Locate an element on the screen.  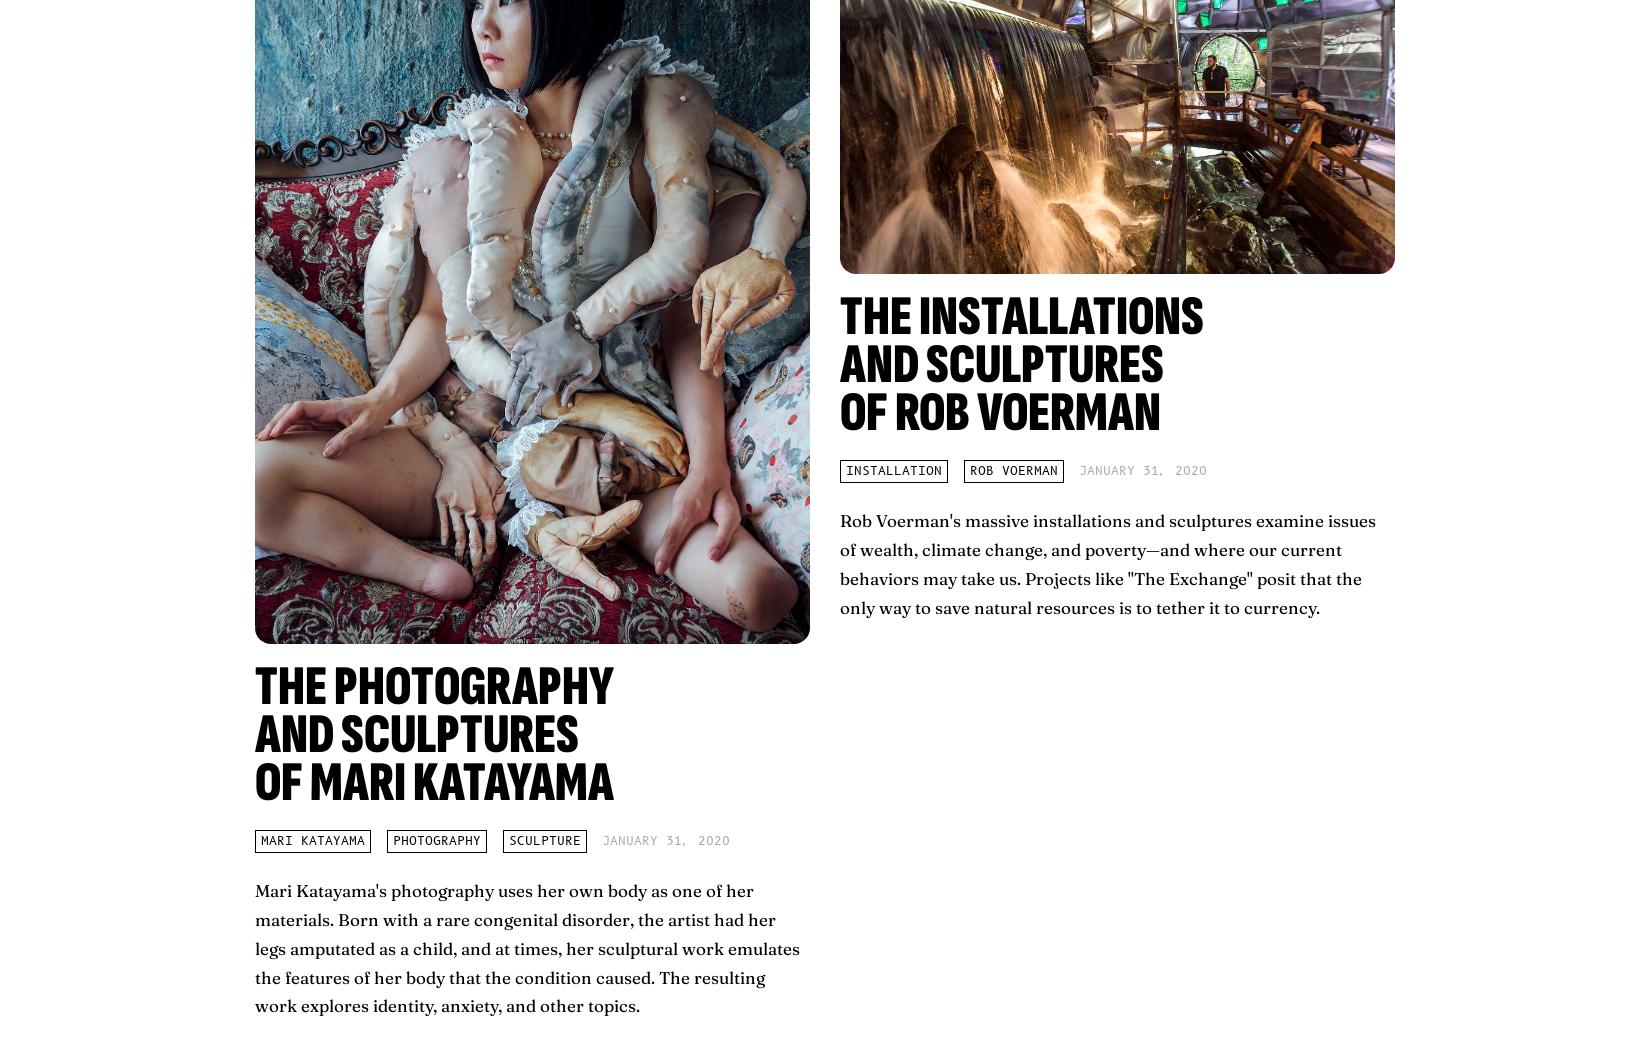
'Rob Voerman' is located at coordinates (970, 470).